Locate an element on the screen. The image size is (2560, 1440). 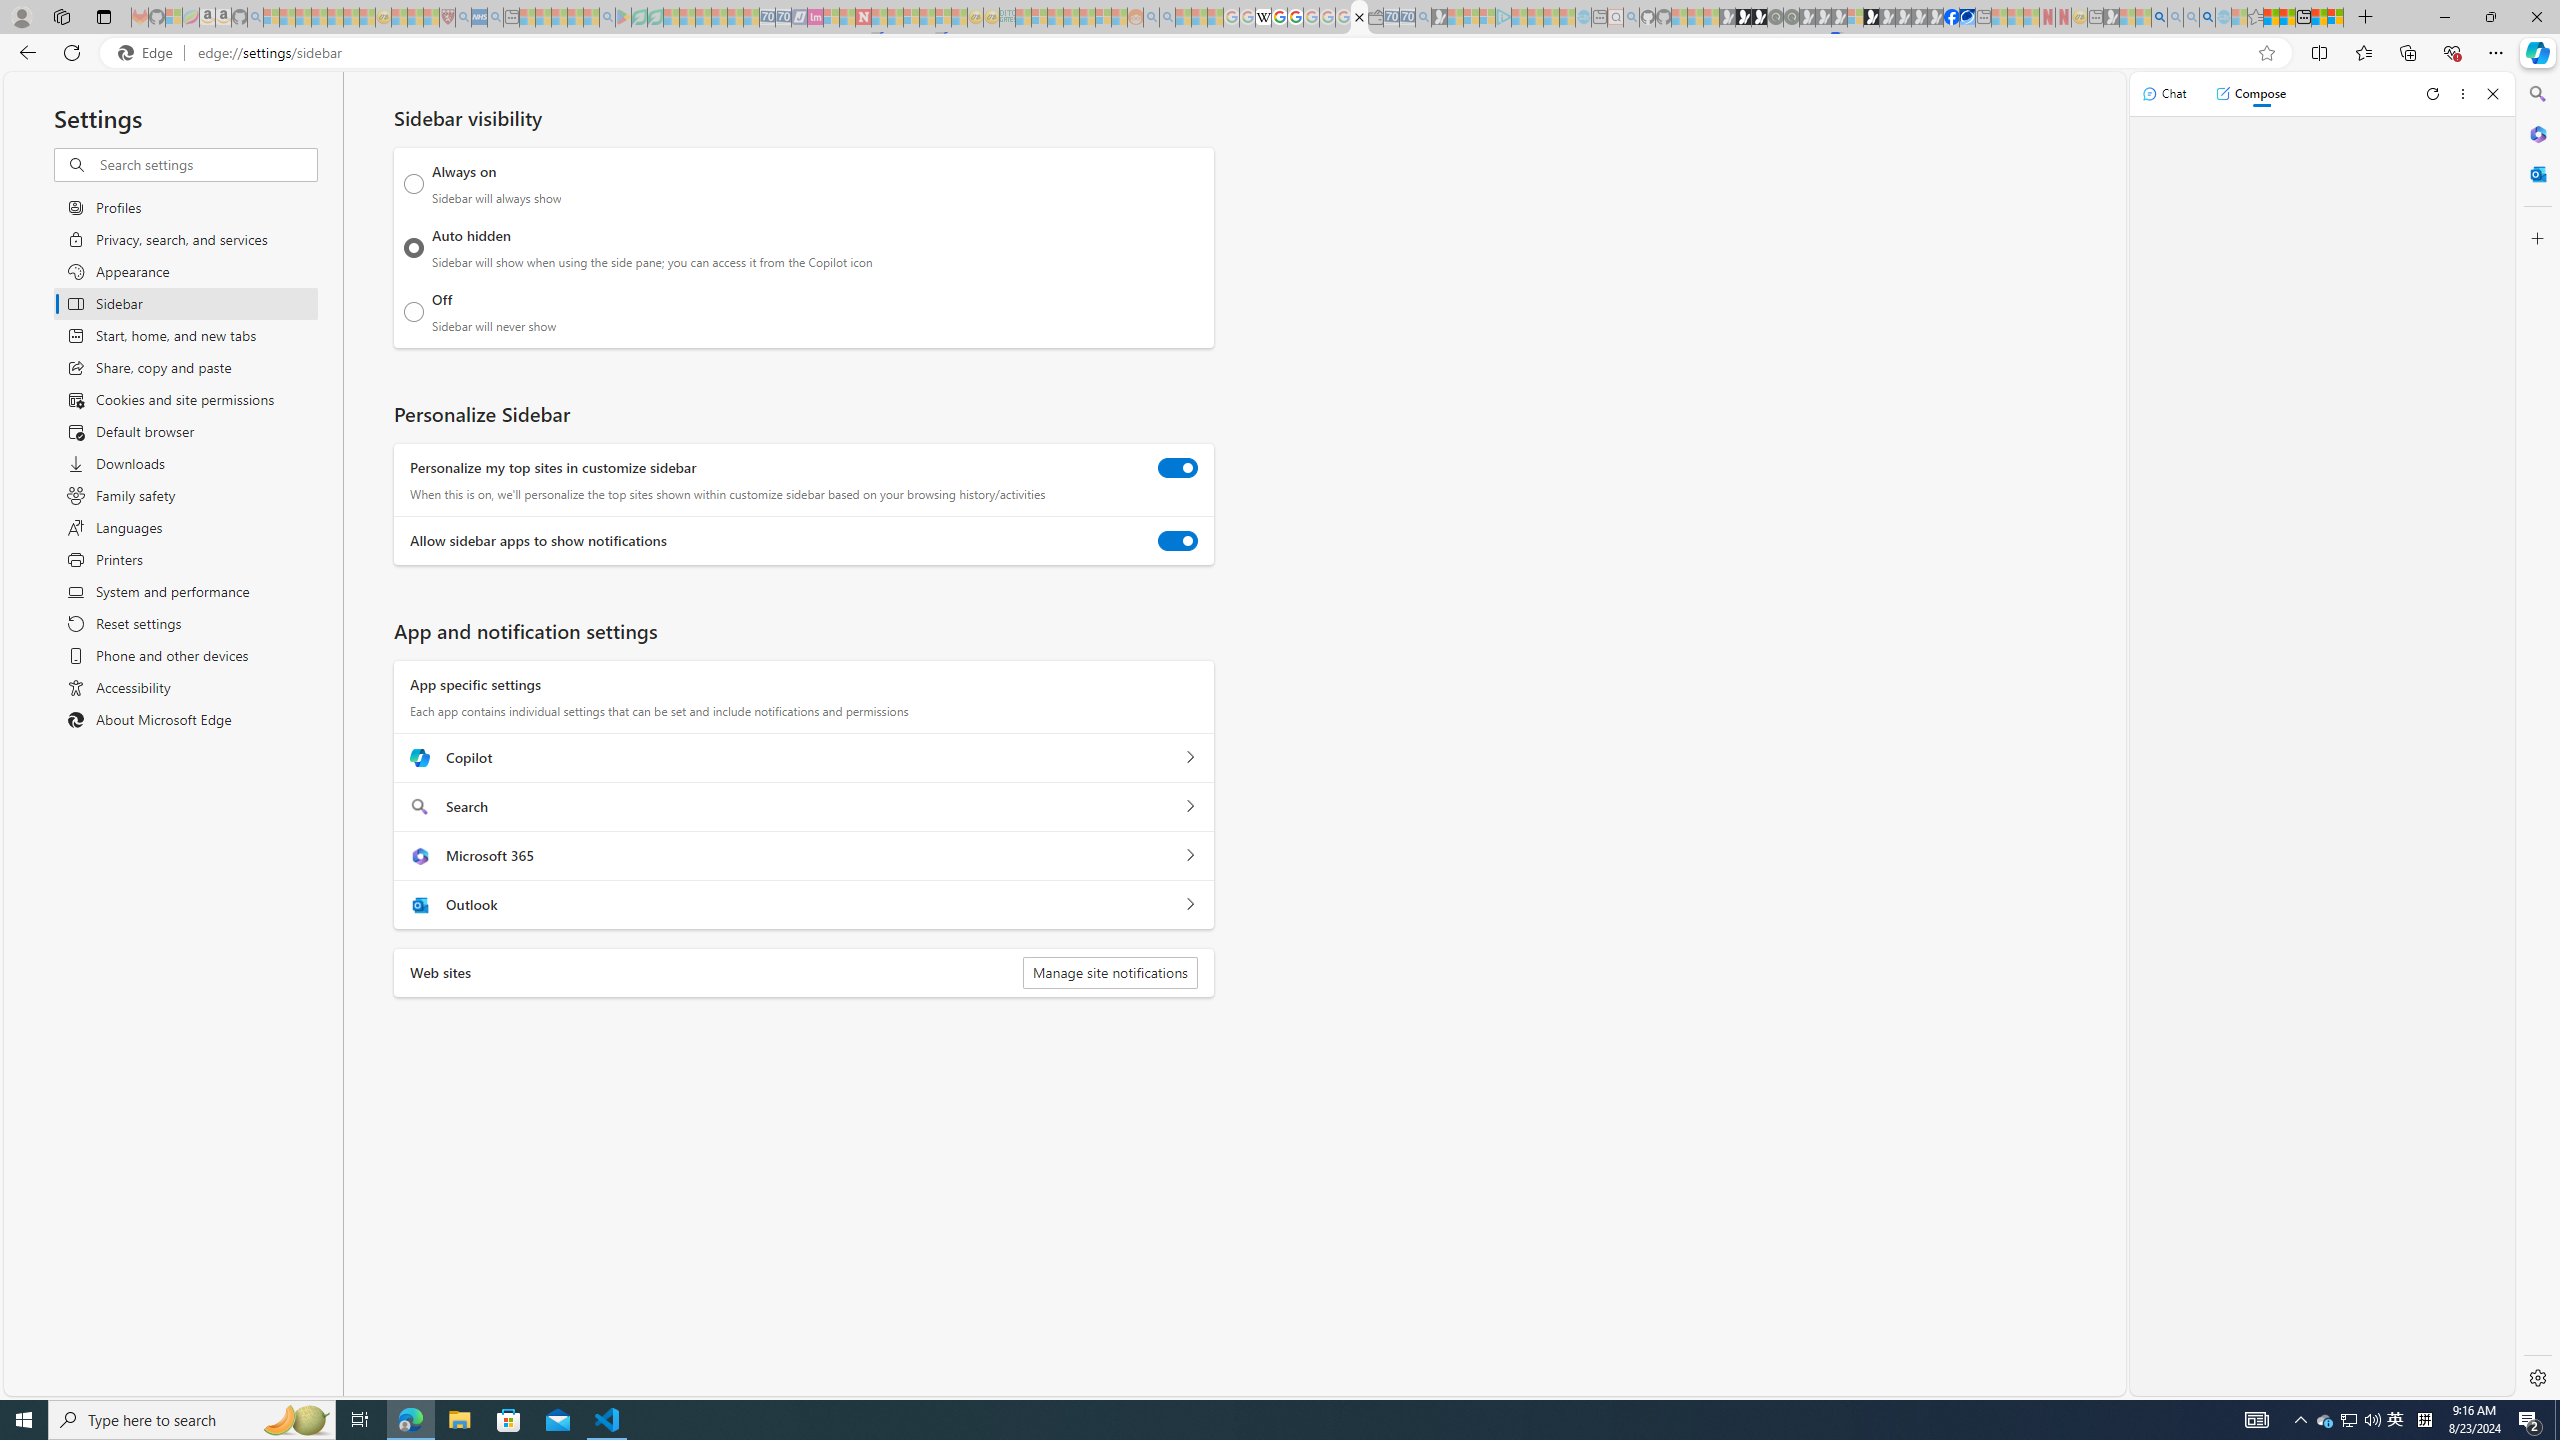
'Target page - Wikipedia' is located at coordinates (1263, 16).